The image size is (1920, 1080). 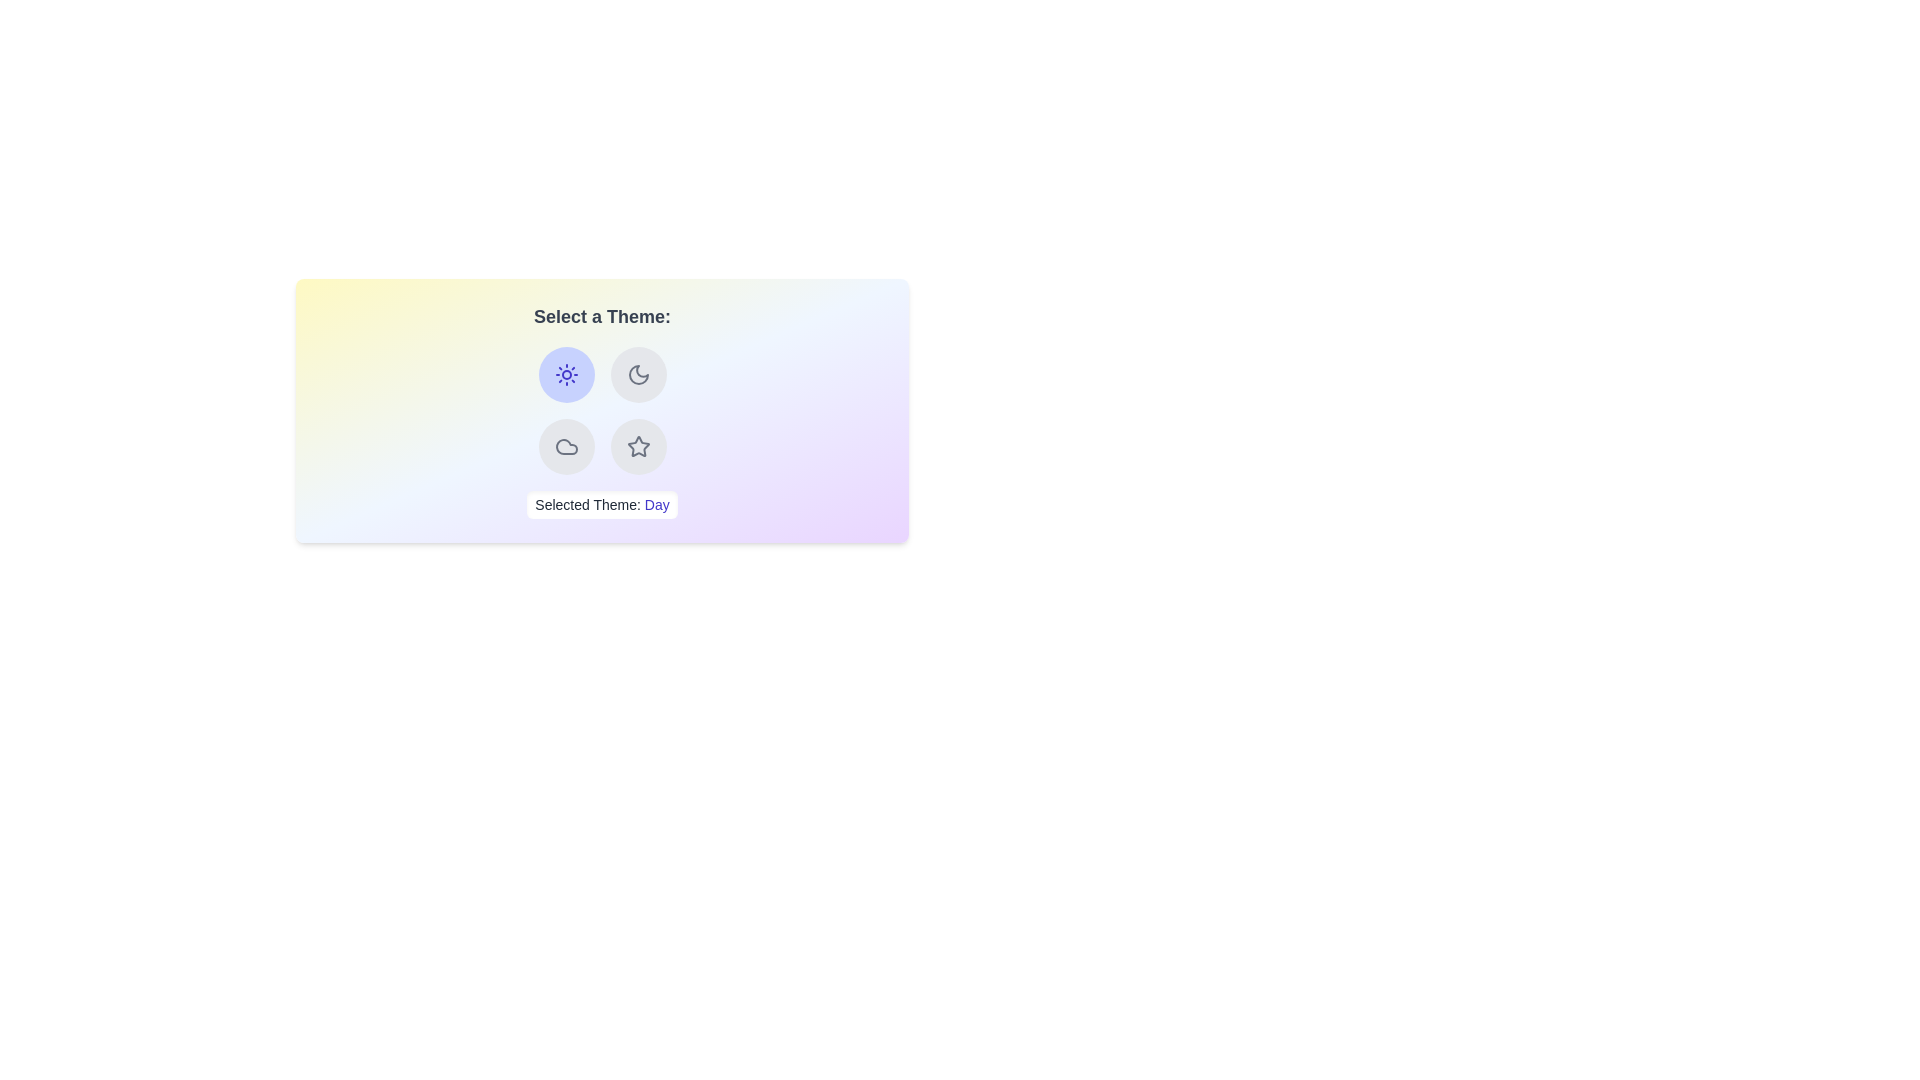 What do you see at coordinates (565, 446) in the screenshot?
I see `the button corresponding to the theme Cloudy` at bounding box center [565, 446].